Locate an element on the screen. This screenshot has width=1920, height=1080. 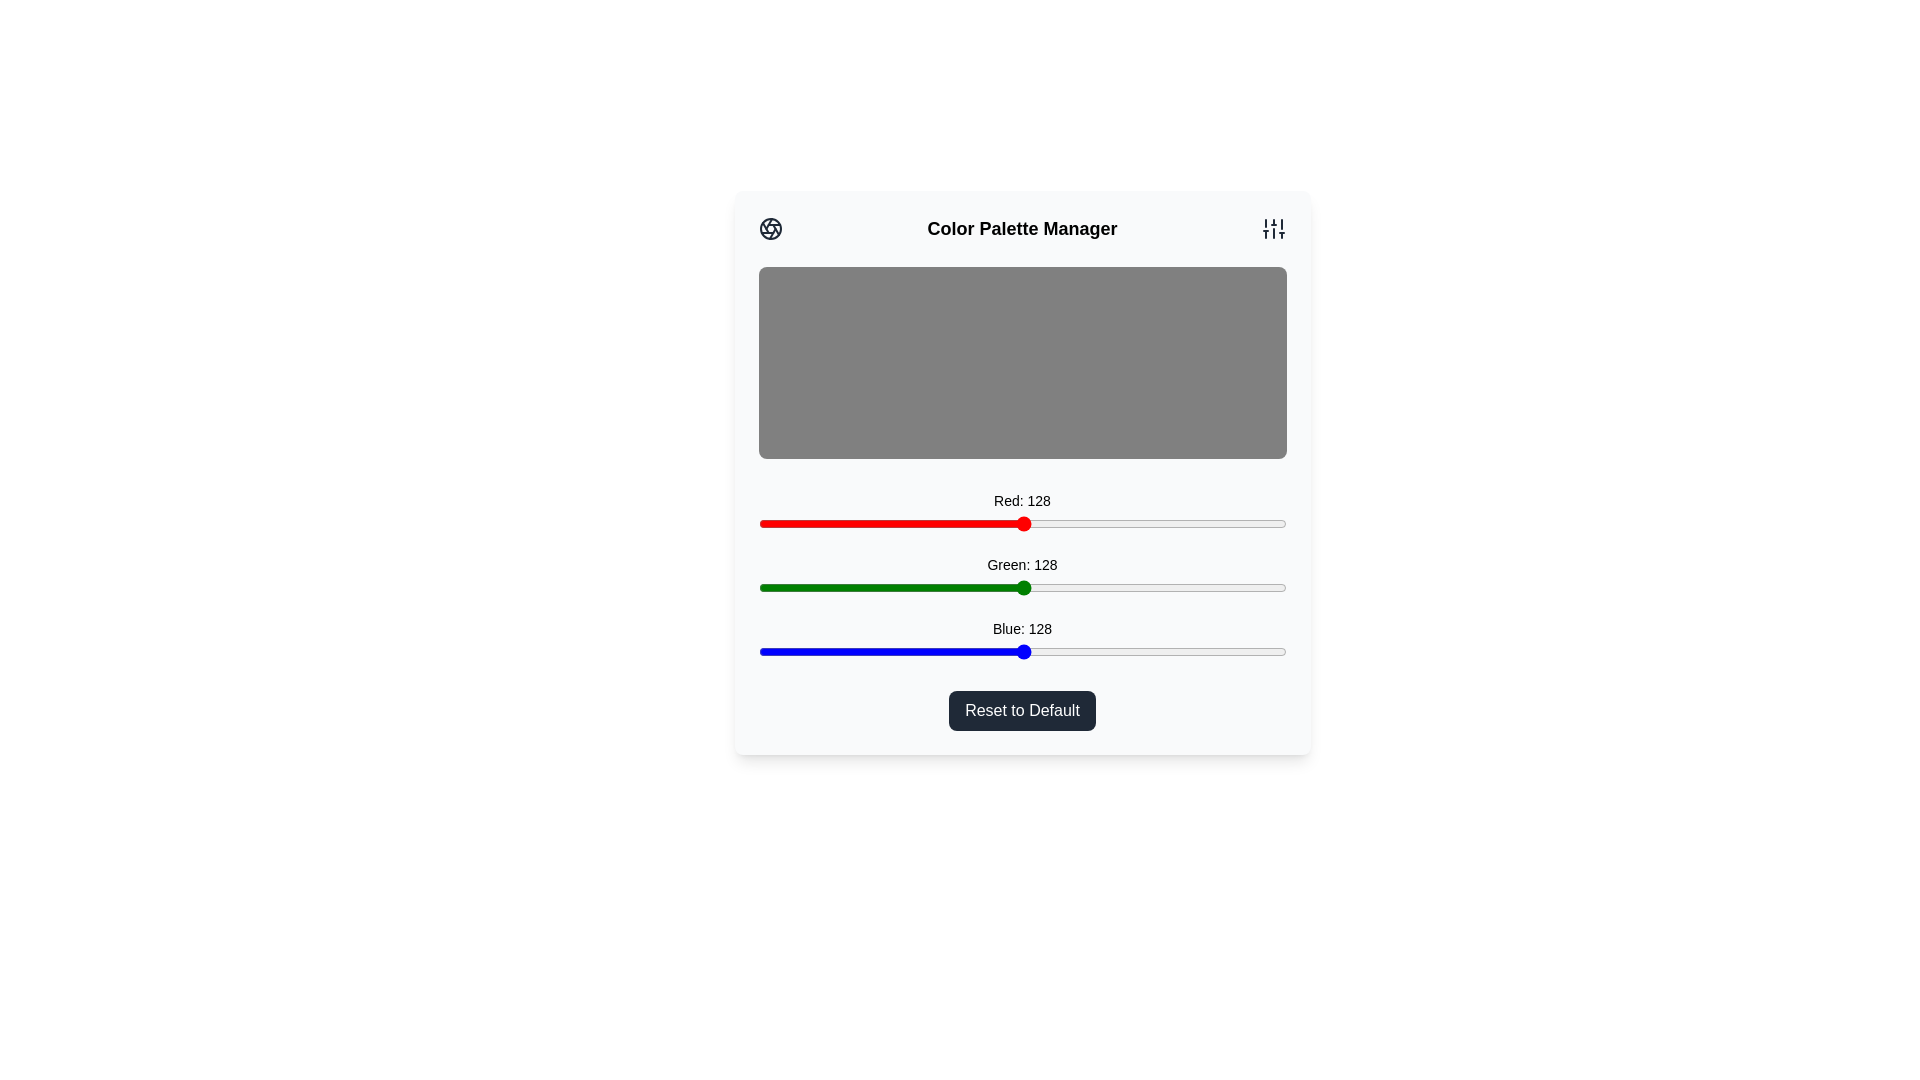
the red color slider to 7 is located at coordinates (771, 523).